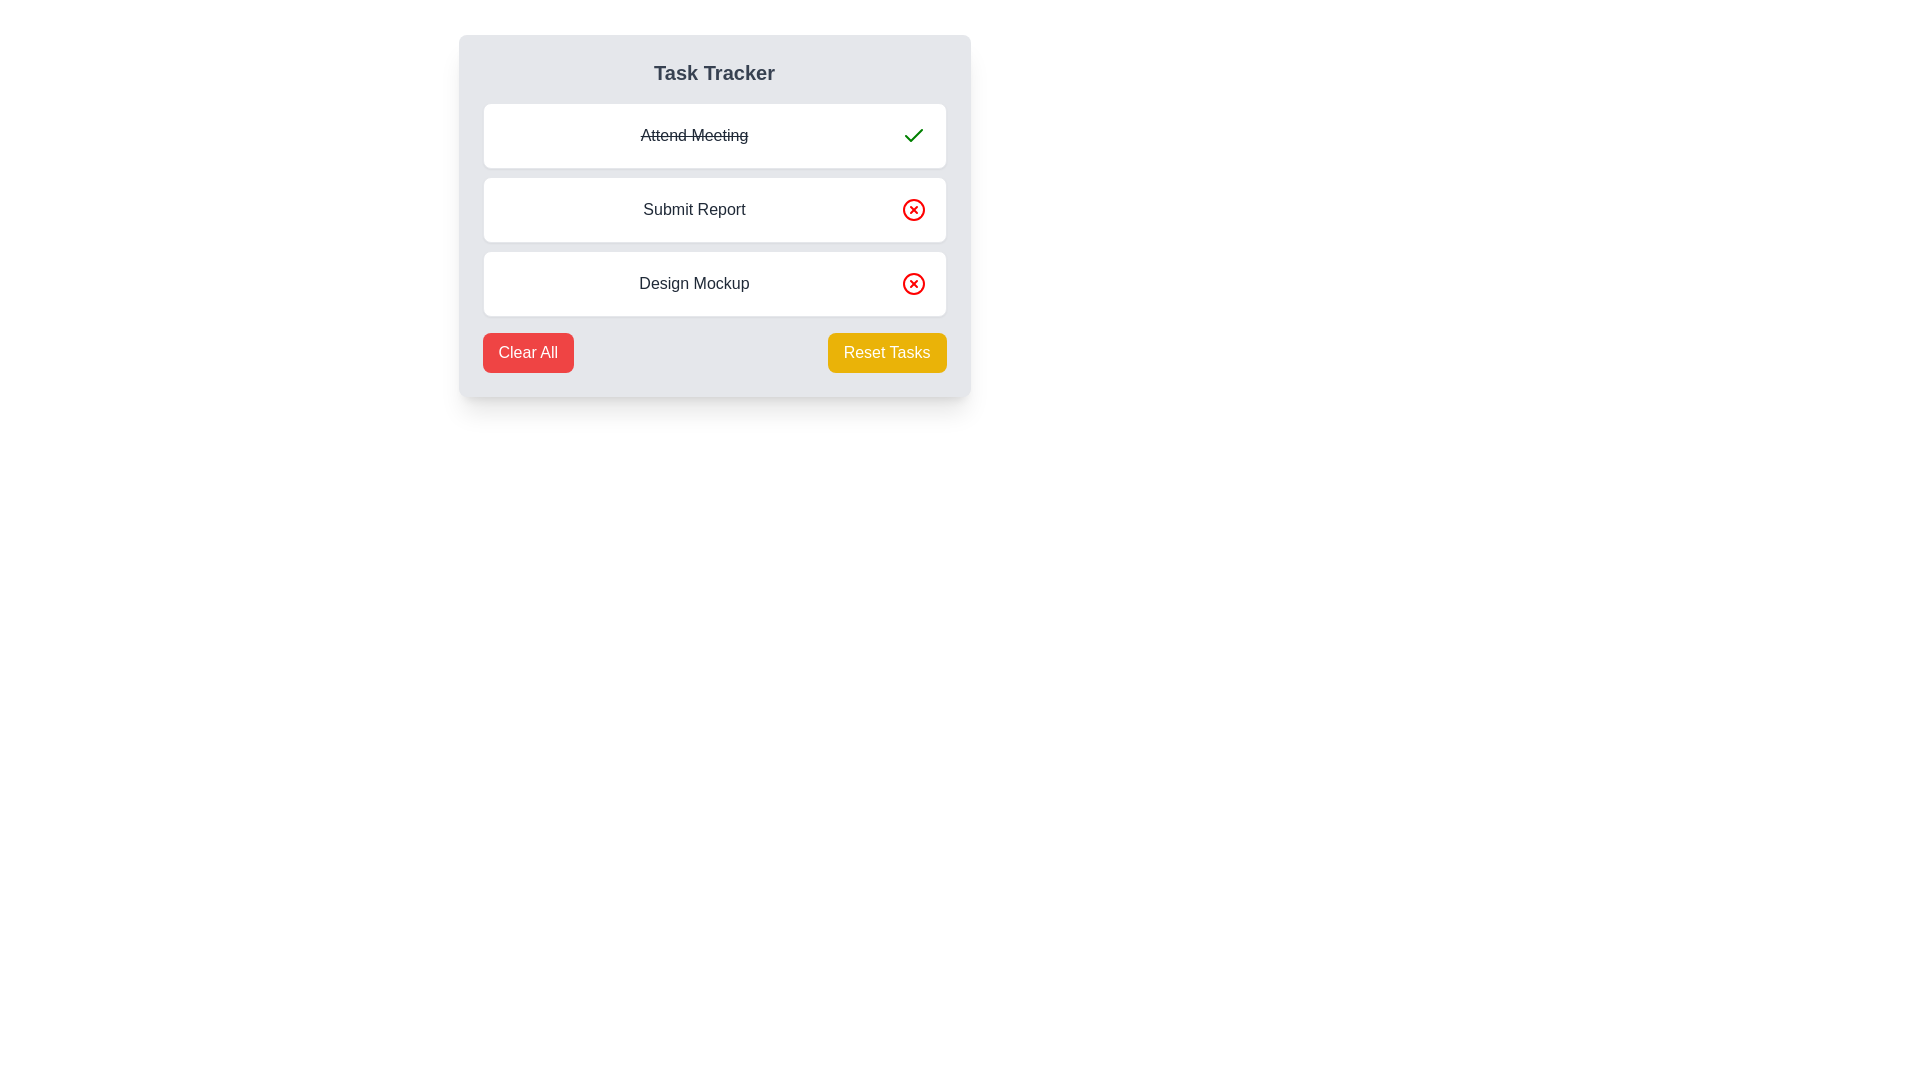 This screenshot has height=1080, width=1920. I want to click on the text 'Design Mockup' in the third task item of the Task Tracker list, so click(714, 284).